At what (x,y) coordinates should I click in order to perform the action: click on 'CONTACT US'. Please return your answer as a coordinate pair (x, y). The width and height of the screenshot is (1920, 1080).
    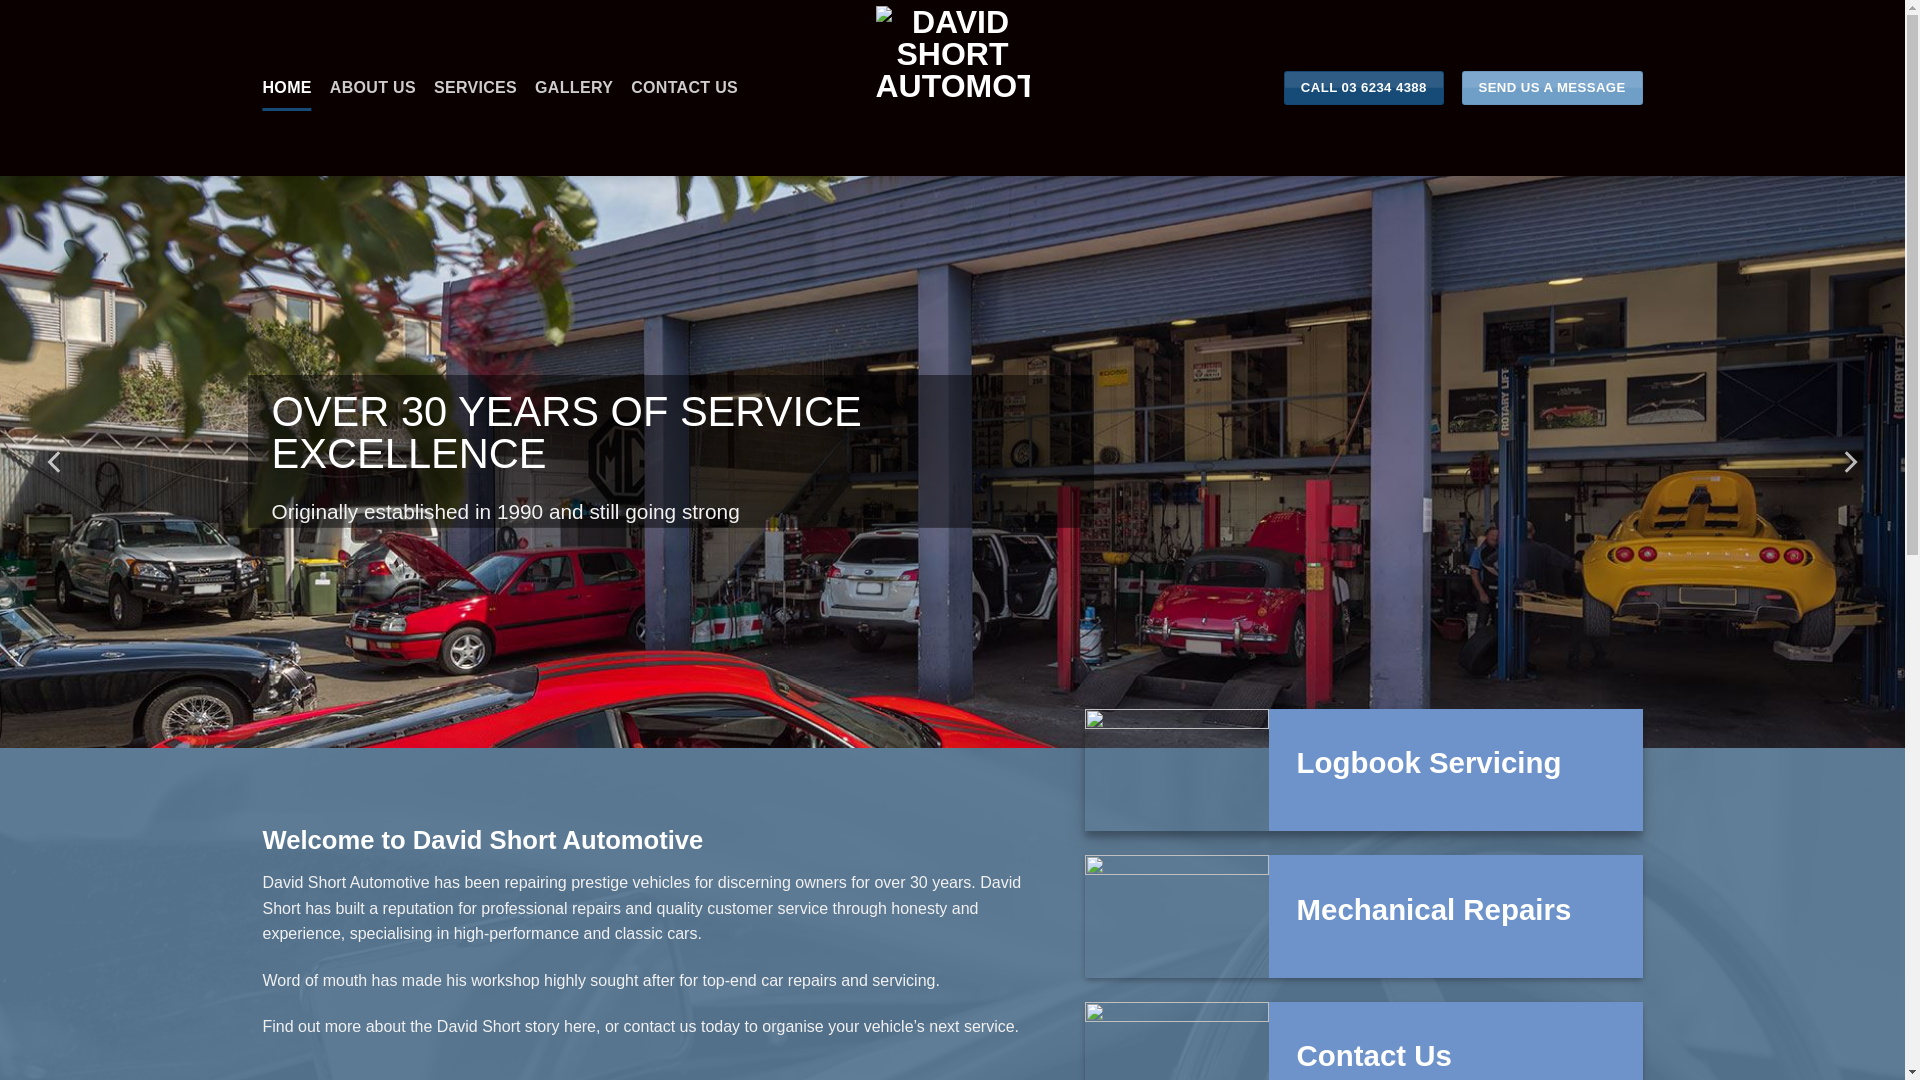
    Looking at the image, I should click on (684, 87).